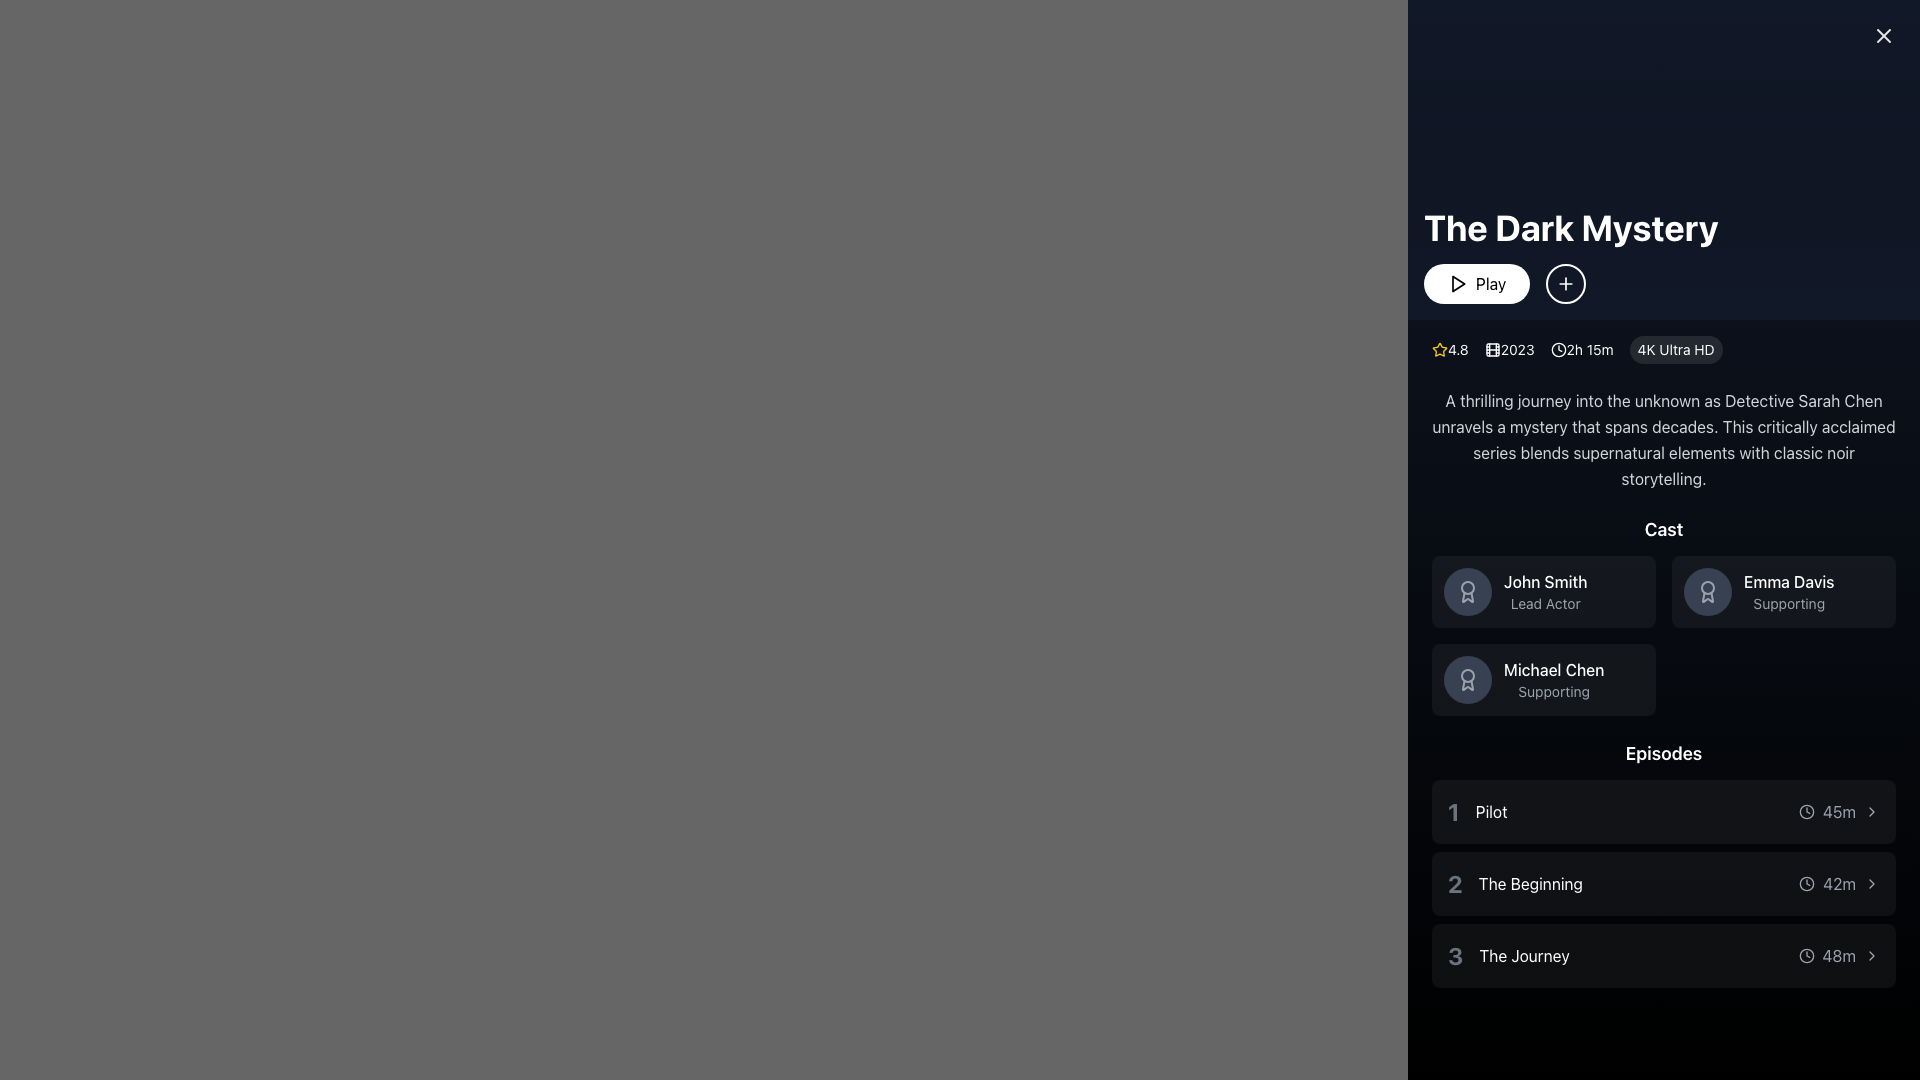 The height and width of the screenshot is (1080, 1920). Describe the element at coordinates (1839, 812) in the screenshot. I see `the duration text element for the episode 'Pilot' located on the right side of the episode entry, following a clock icon and preceding a right-arrow icon` at that location.